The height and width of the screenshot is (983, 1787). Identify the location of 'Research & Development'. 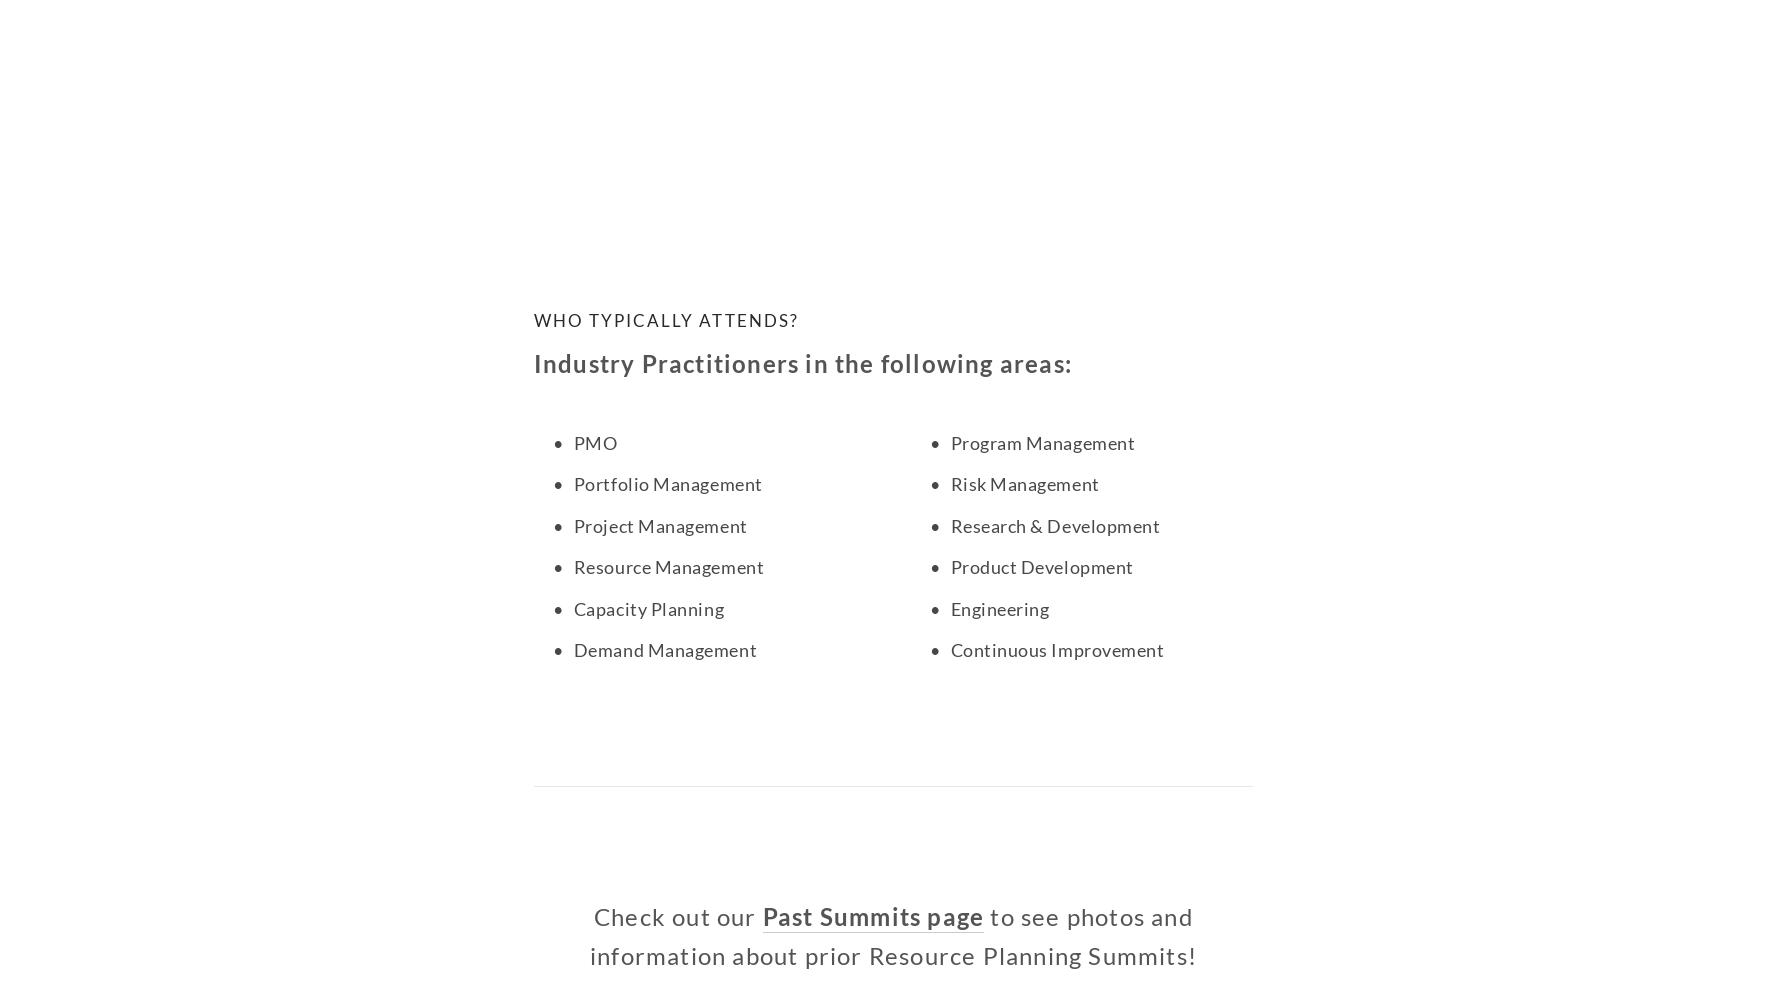
(1055, 525).